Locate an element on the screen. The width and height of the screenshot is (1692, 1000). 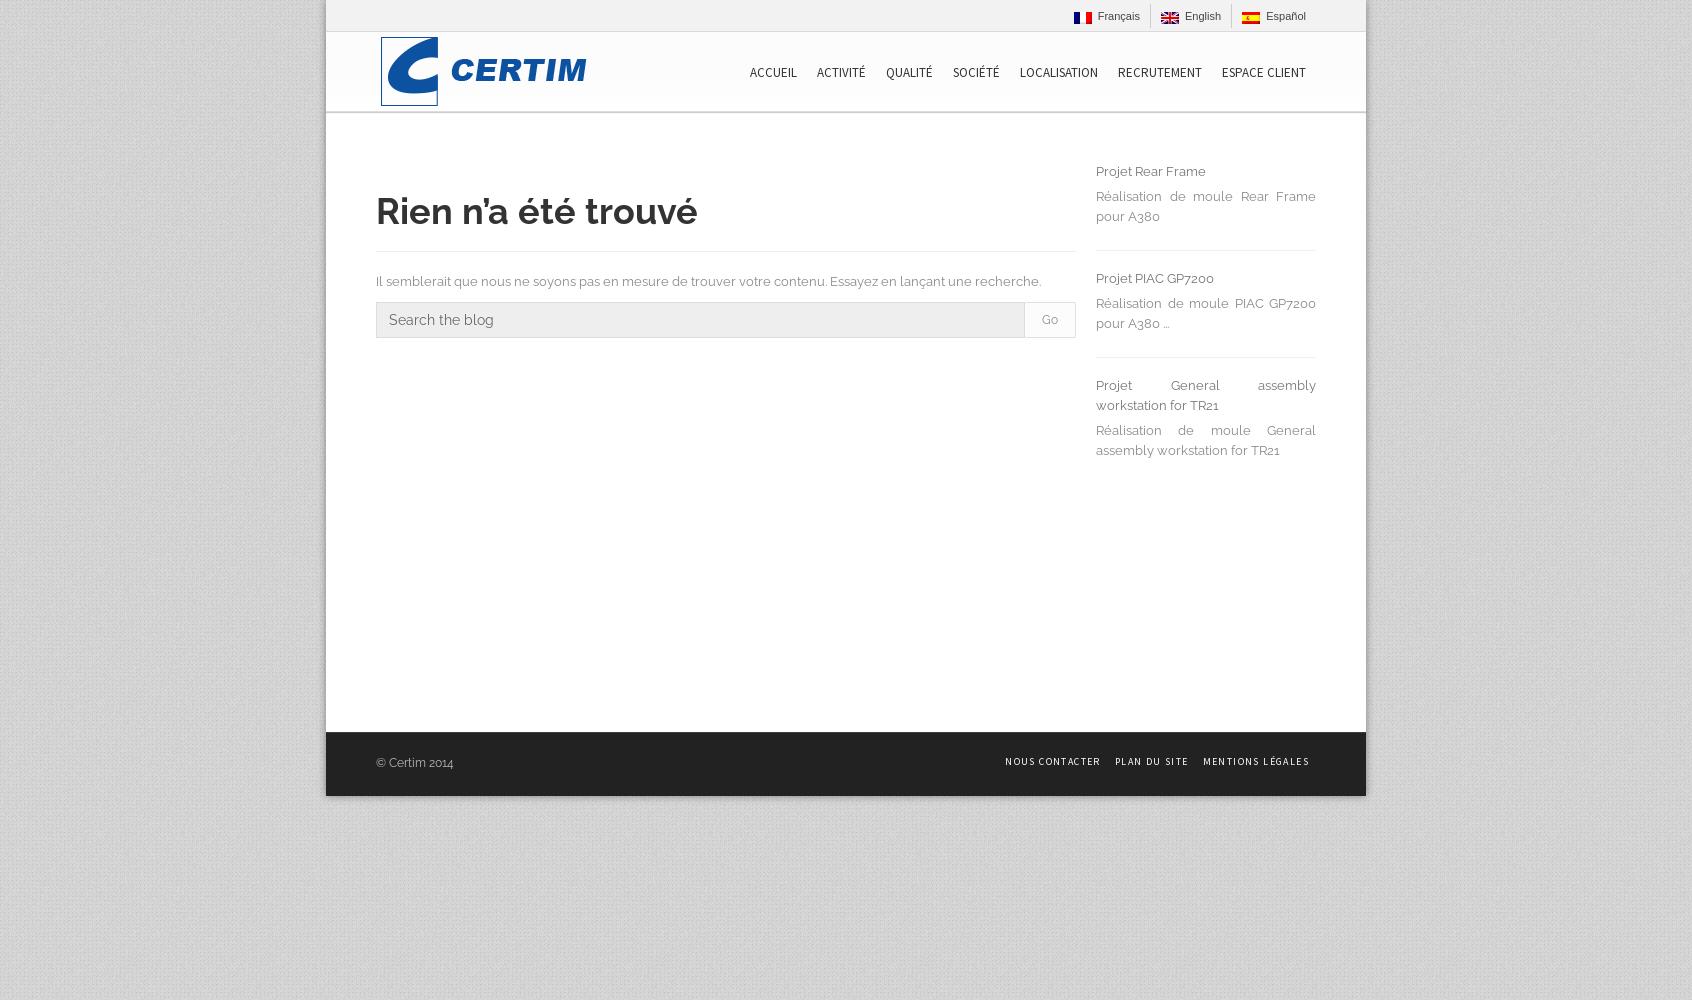
'Qualité' is located at coordinates (908, 71).